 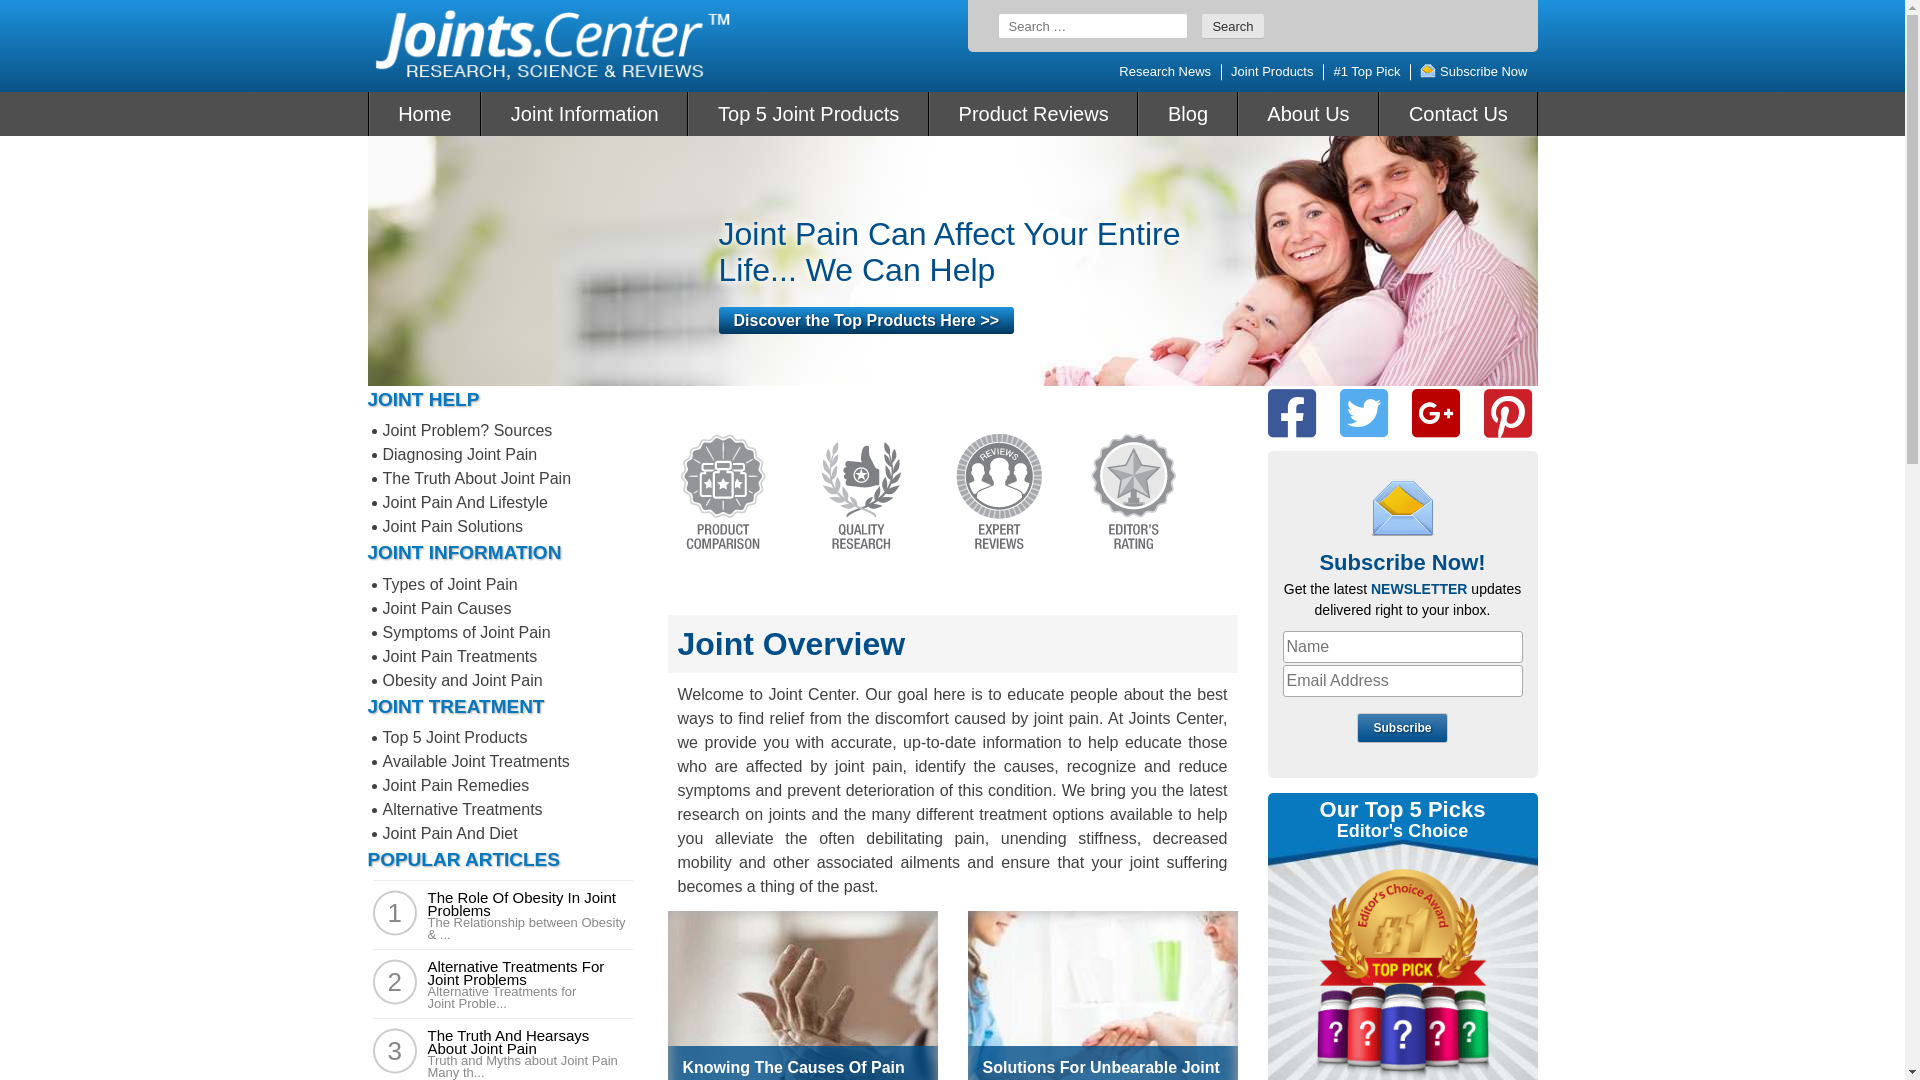 I want to click on 'Joint Products', so click(x=1271, y=71).